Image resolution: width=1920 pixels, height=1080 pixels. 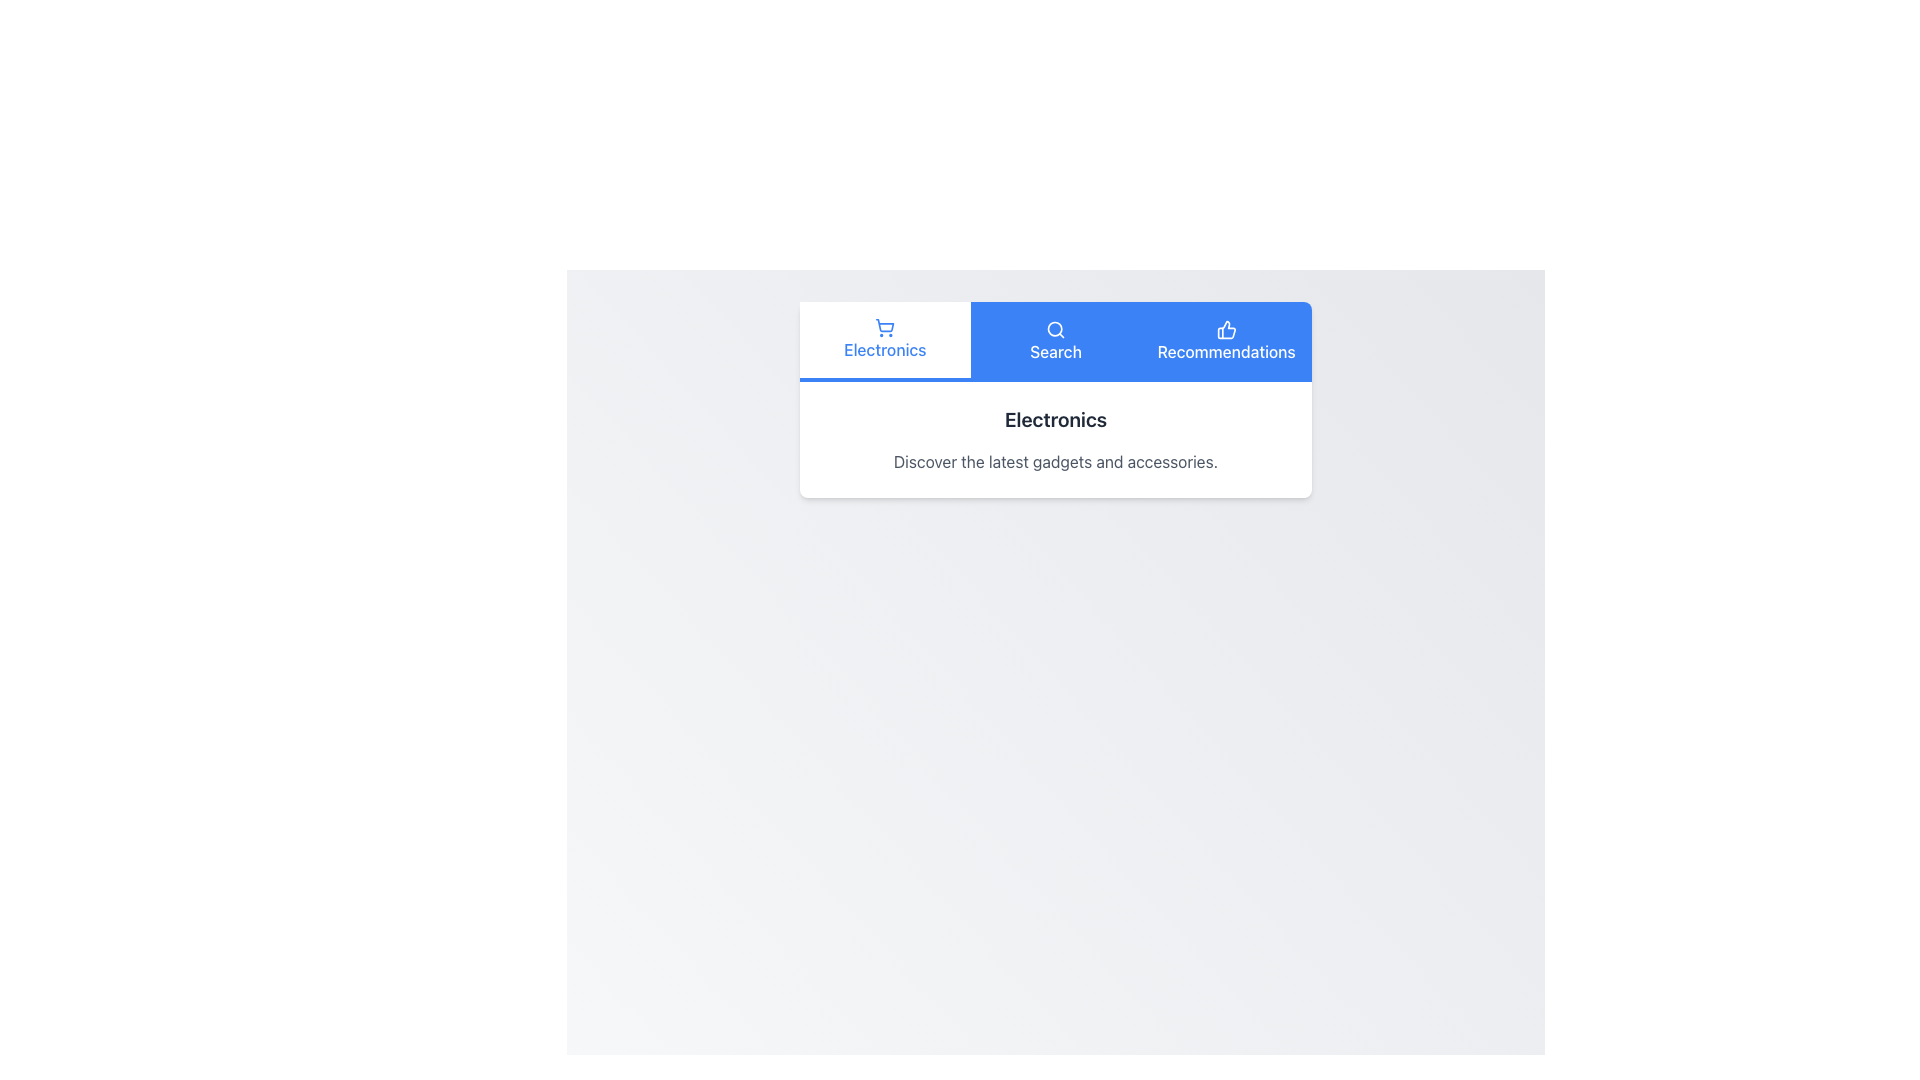 I want to click on the bold, blue rectangular button labeled 'Recommendations' with a thumbs-up icon, so click(x=1225, y=341).